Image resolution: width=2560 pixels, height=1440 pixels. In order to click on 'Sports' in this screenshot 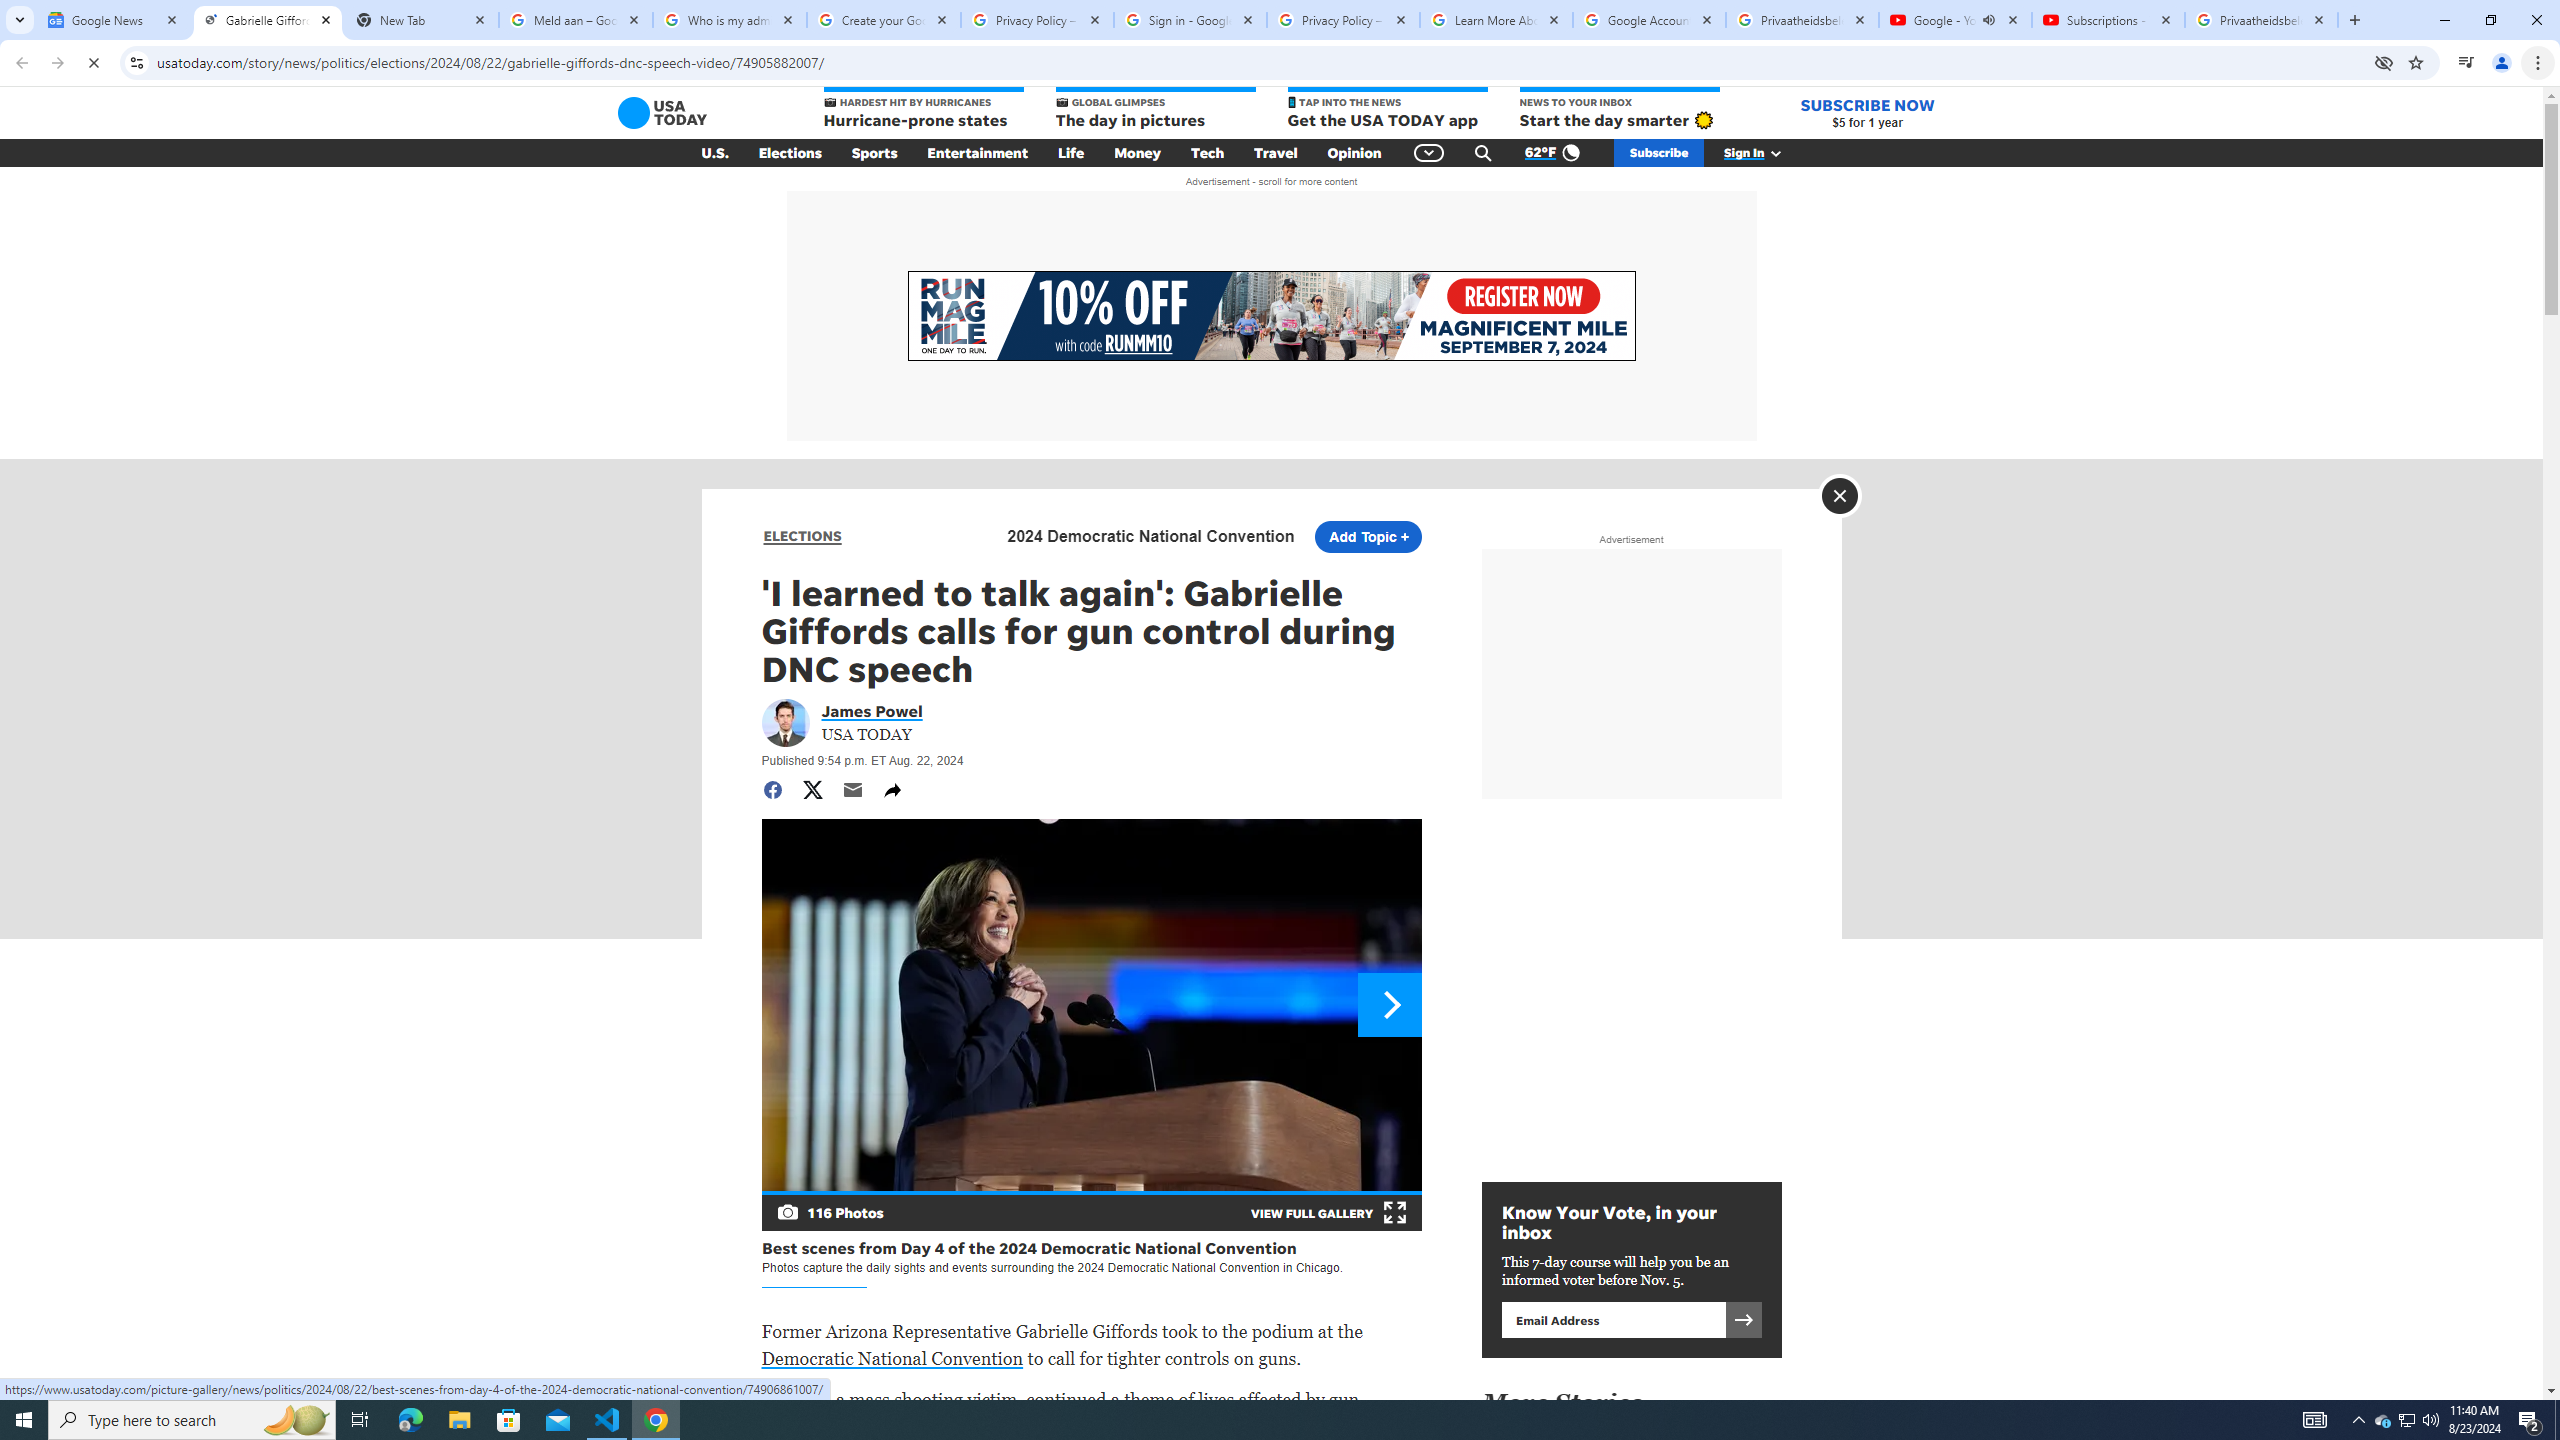, I will do `click(875, 153)`.